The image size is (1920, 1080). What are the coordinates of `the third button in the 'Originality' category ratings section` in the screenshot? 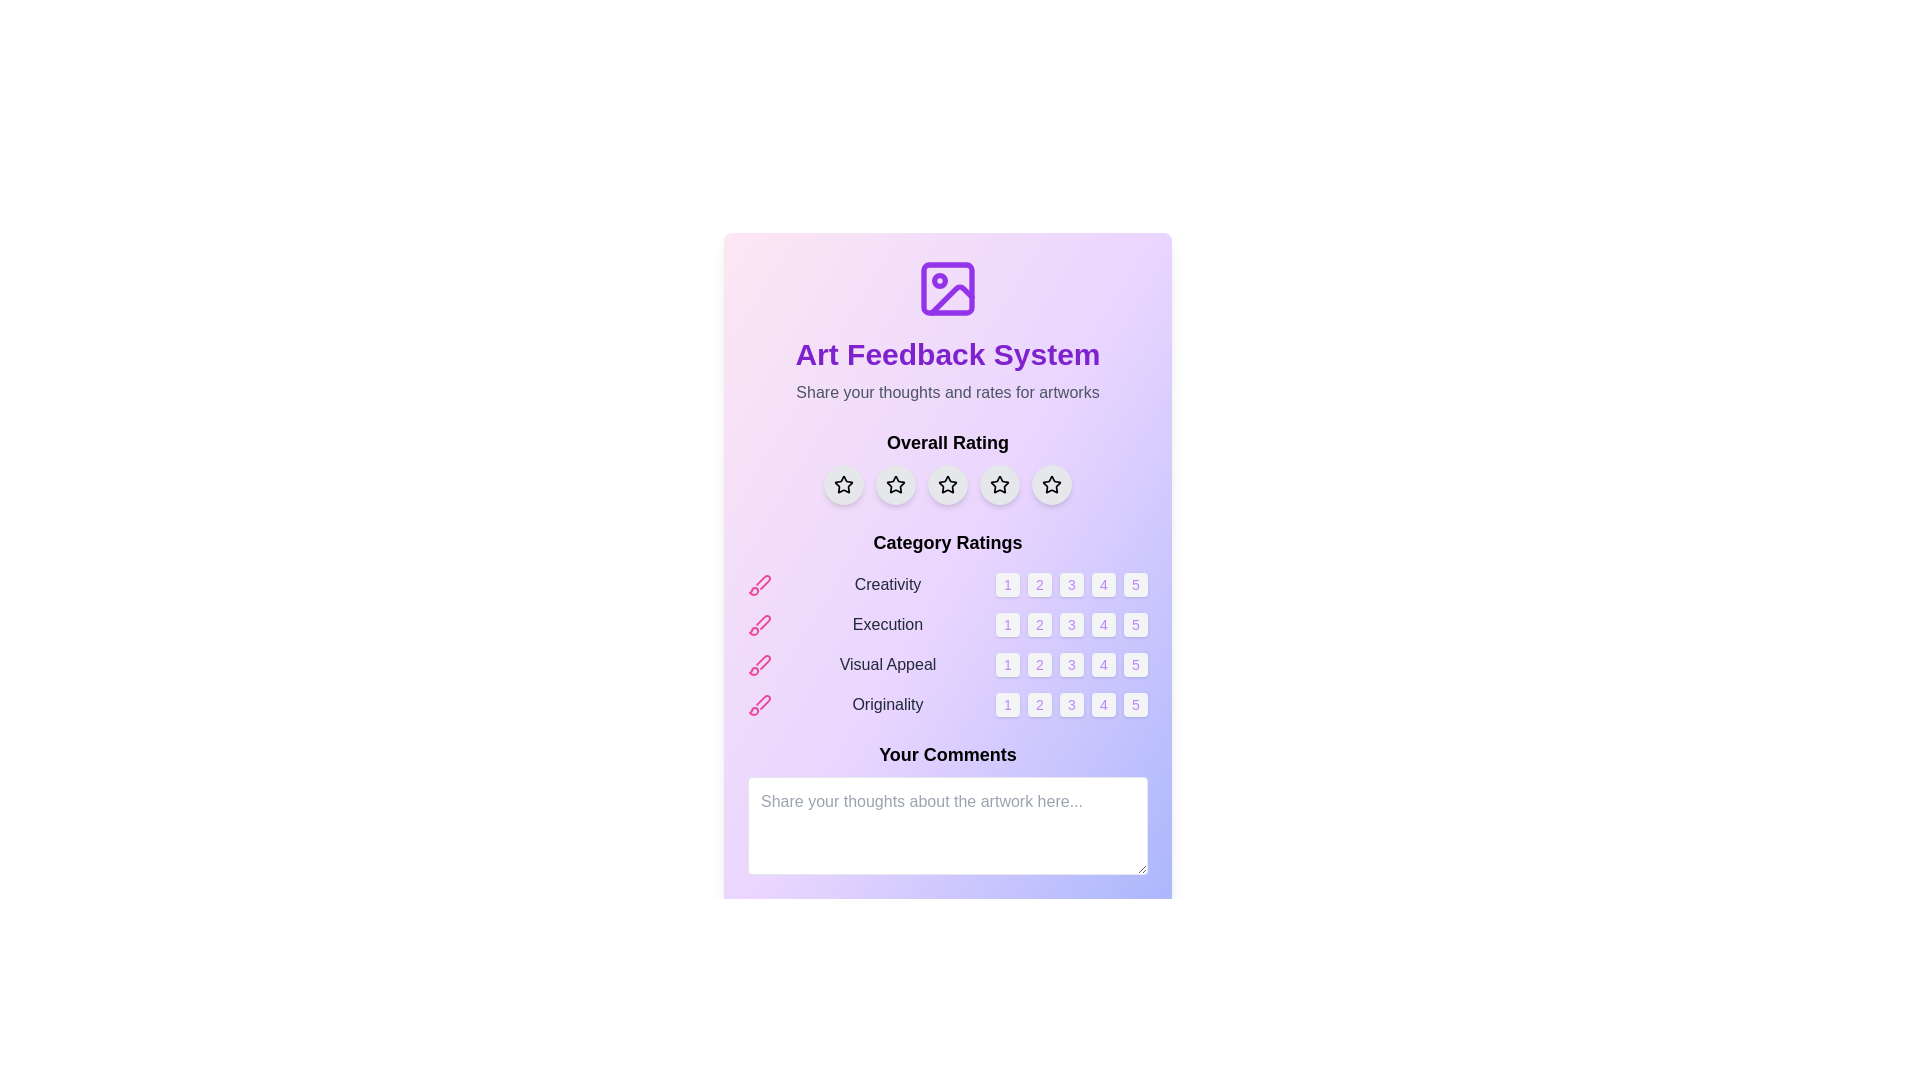 It's located at (1070, 704).